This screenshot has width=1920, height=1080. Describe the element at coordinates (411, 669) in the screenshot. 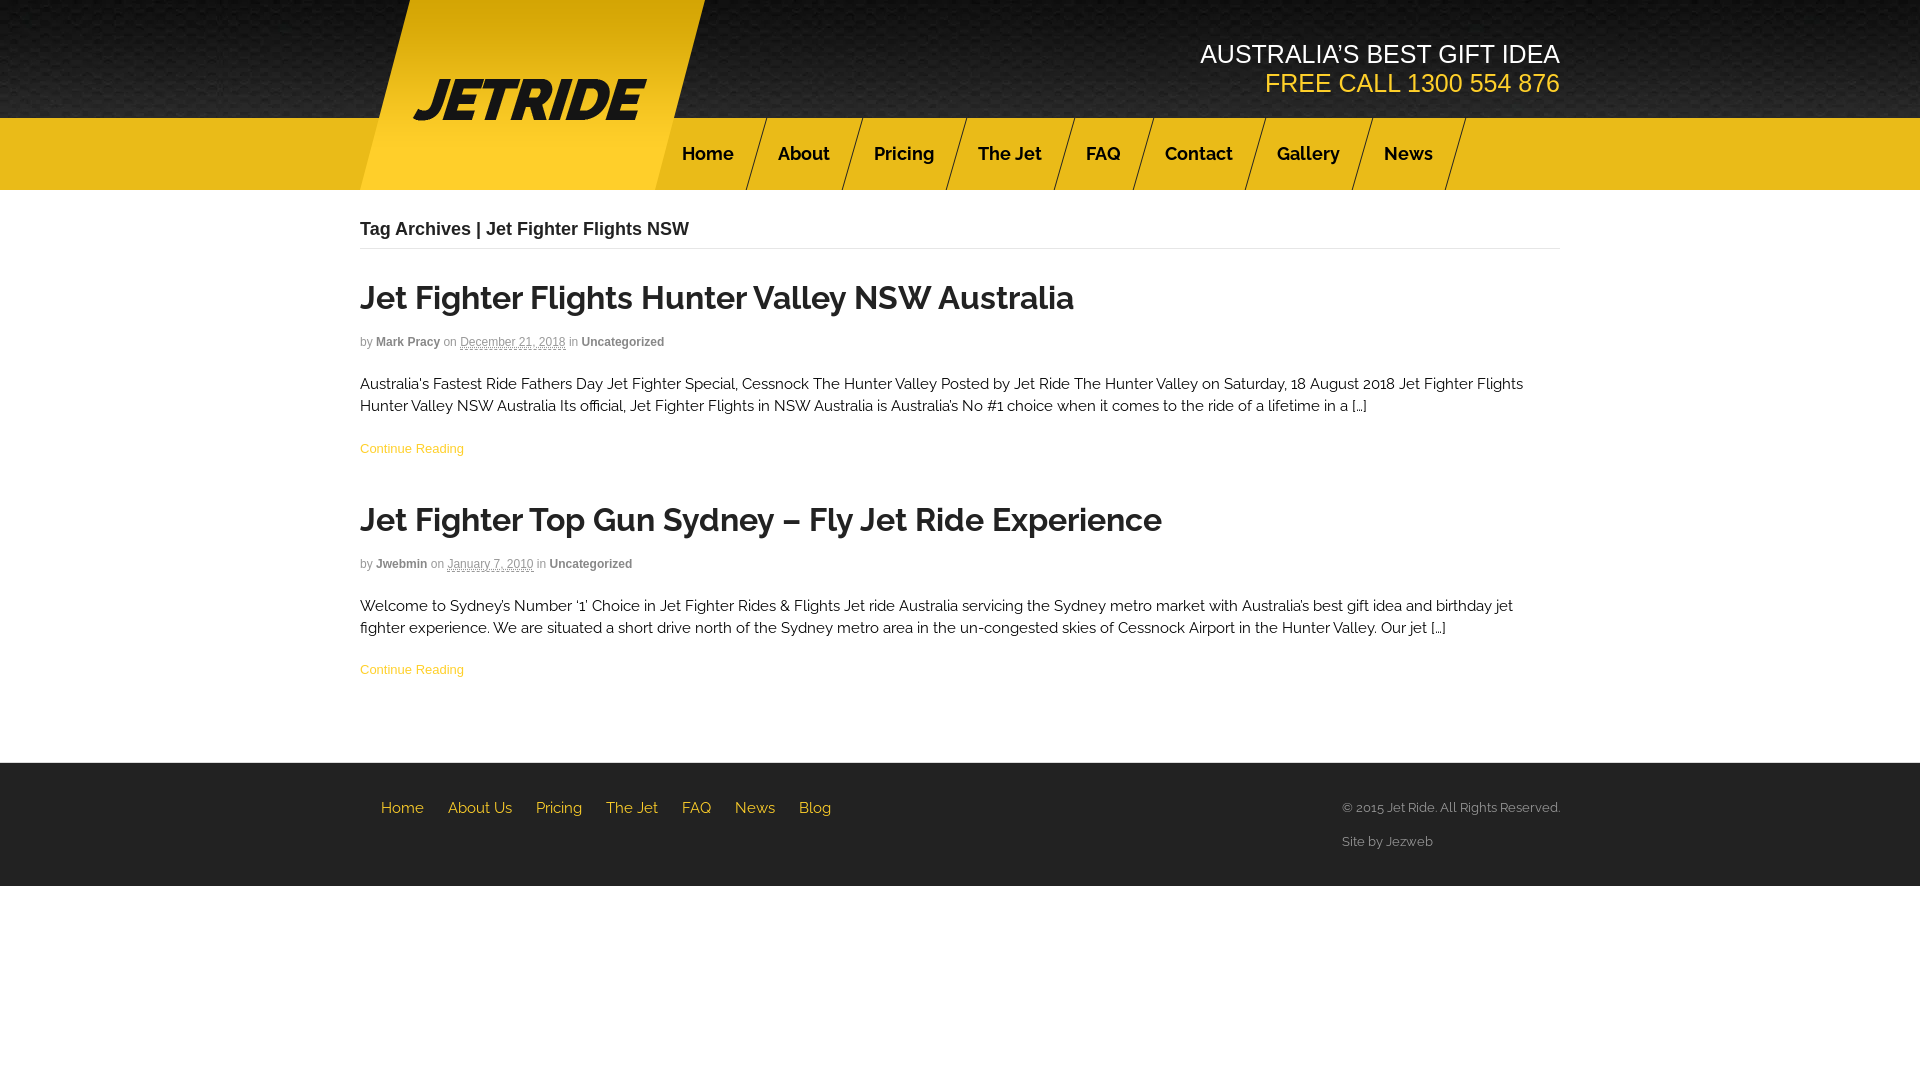

I see `'Continue Reading'` at that location.